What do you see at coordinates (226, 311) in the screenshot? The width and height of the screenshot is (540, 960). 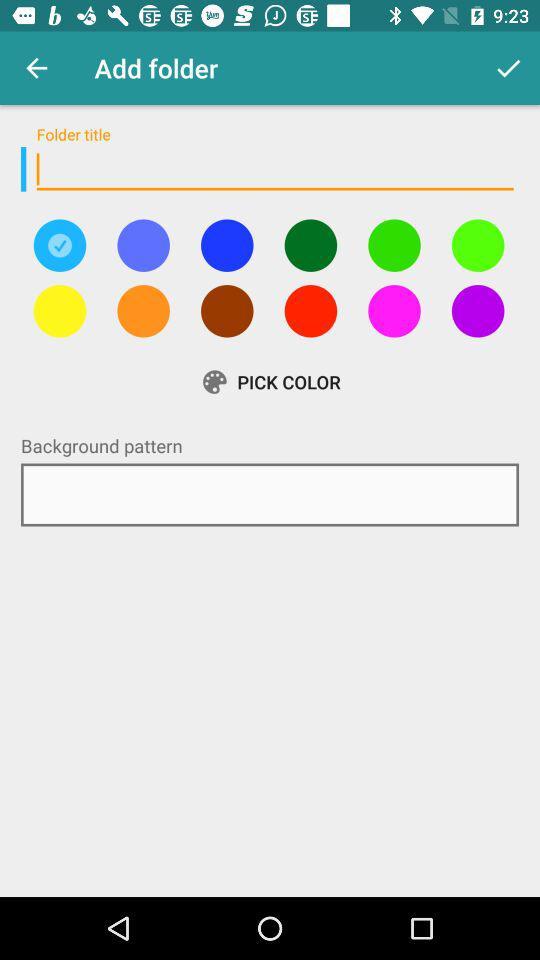 I see `the avatar icon` at bounding box center [226, 311].